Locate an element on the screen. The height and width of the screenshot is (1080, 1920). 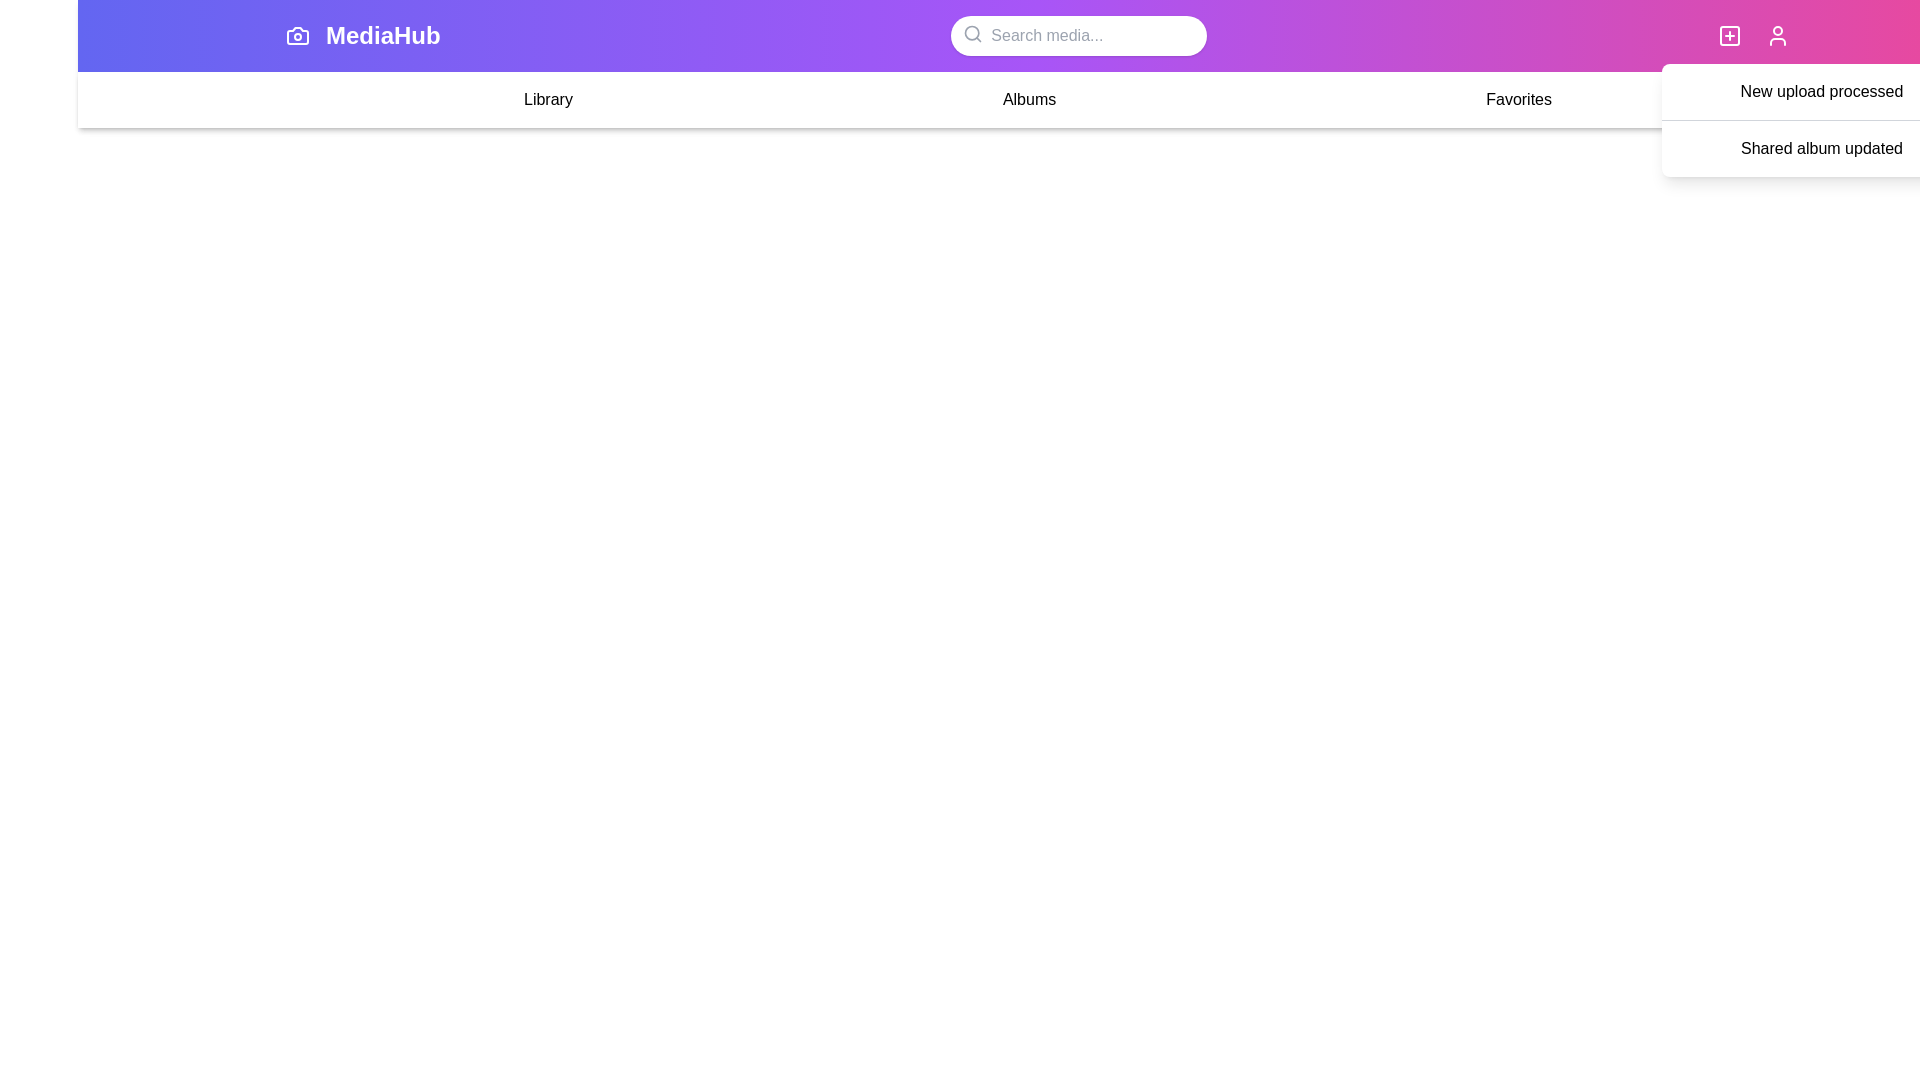
the 'Favorites' menu item to navigate to the favorites section is located at coordinates (1518, 100).